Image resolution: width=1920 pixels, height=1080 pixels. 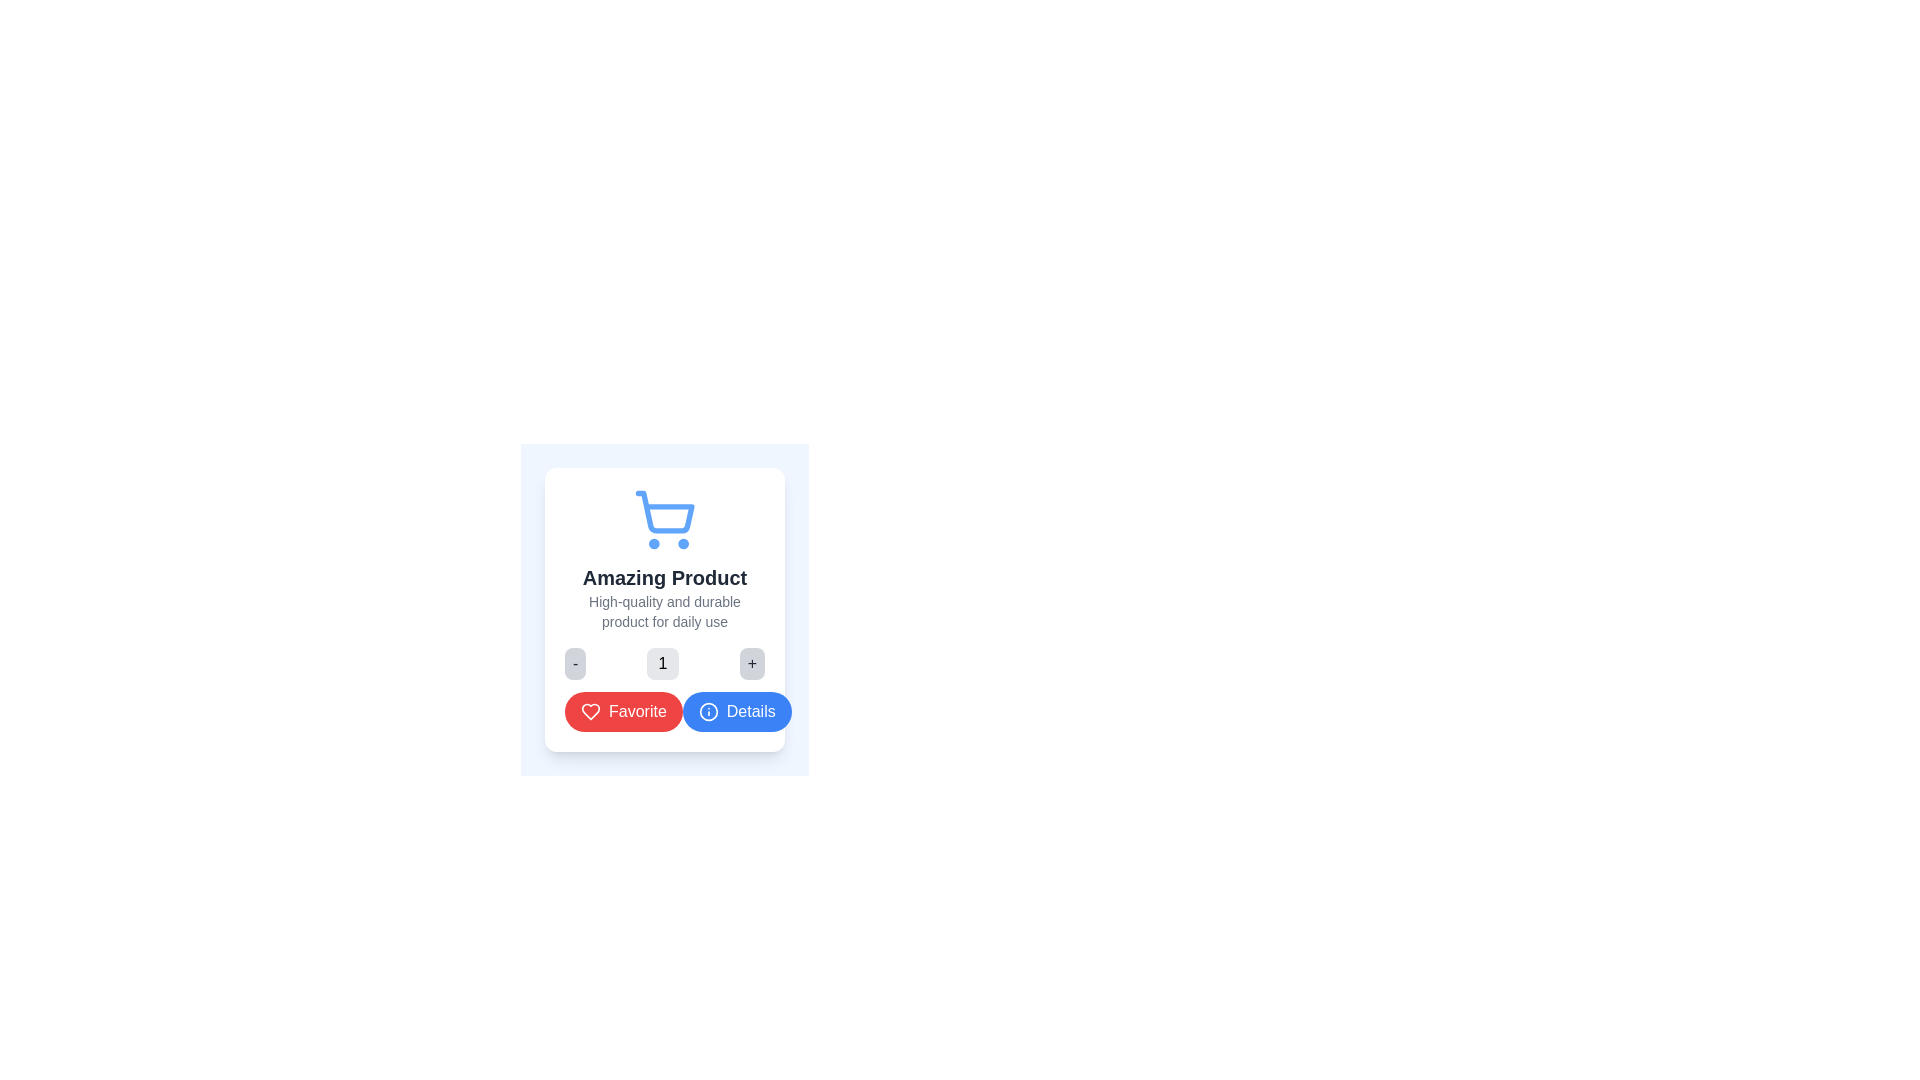 What do you see at coordinates (736, 711) in the screenshot?
I see `the second button from the left in the horizontal row located at the bottom of the card, which provides additional details about the product` at bounding box center [736, 711].